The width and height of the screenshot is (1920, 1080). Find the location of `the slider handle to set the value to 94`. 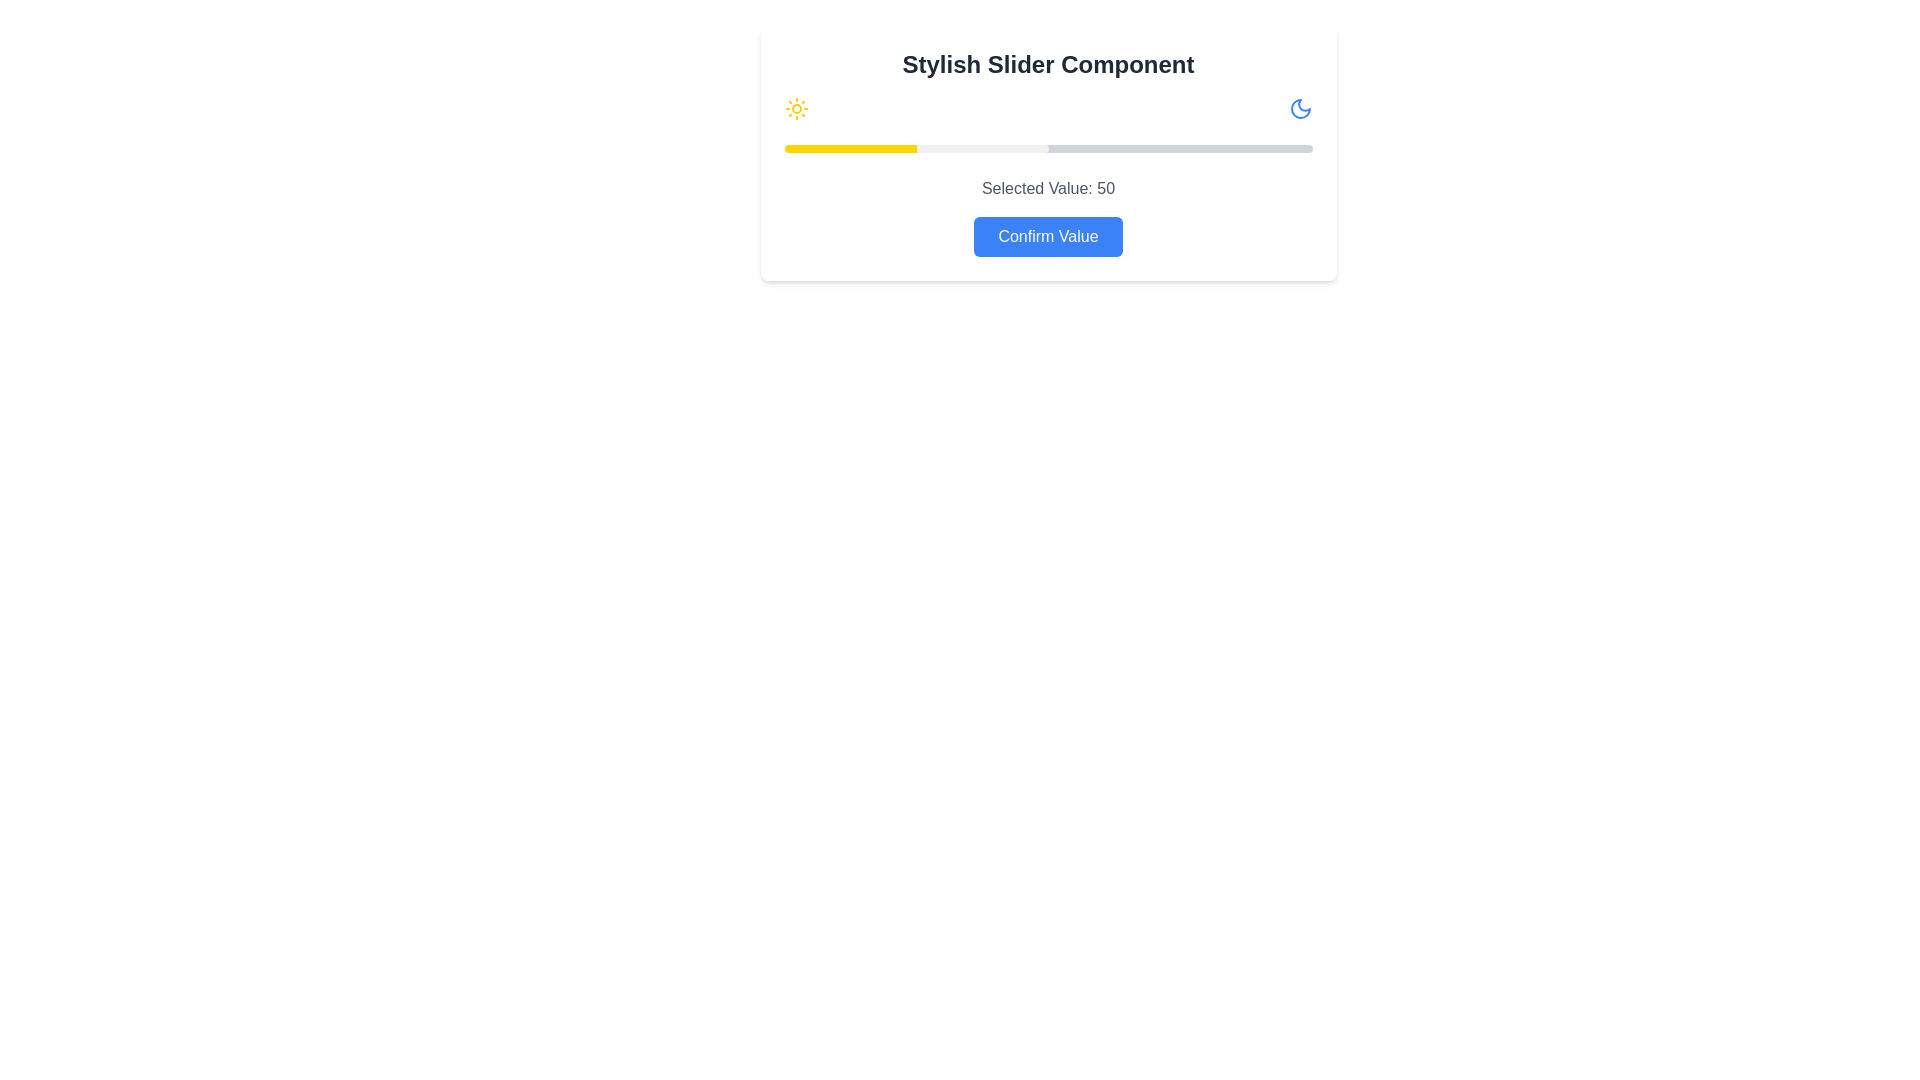

the slider handle to set the value to 94 is located at coordinates (1280, 148).